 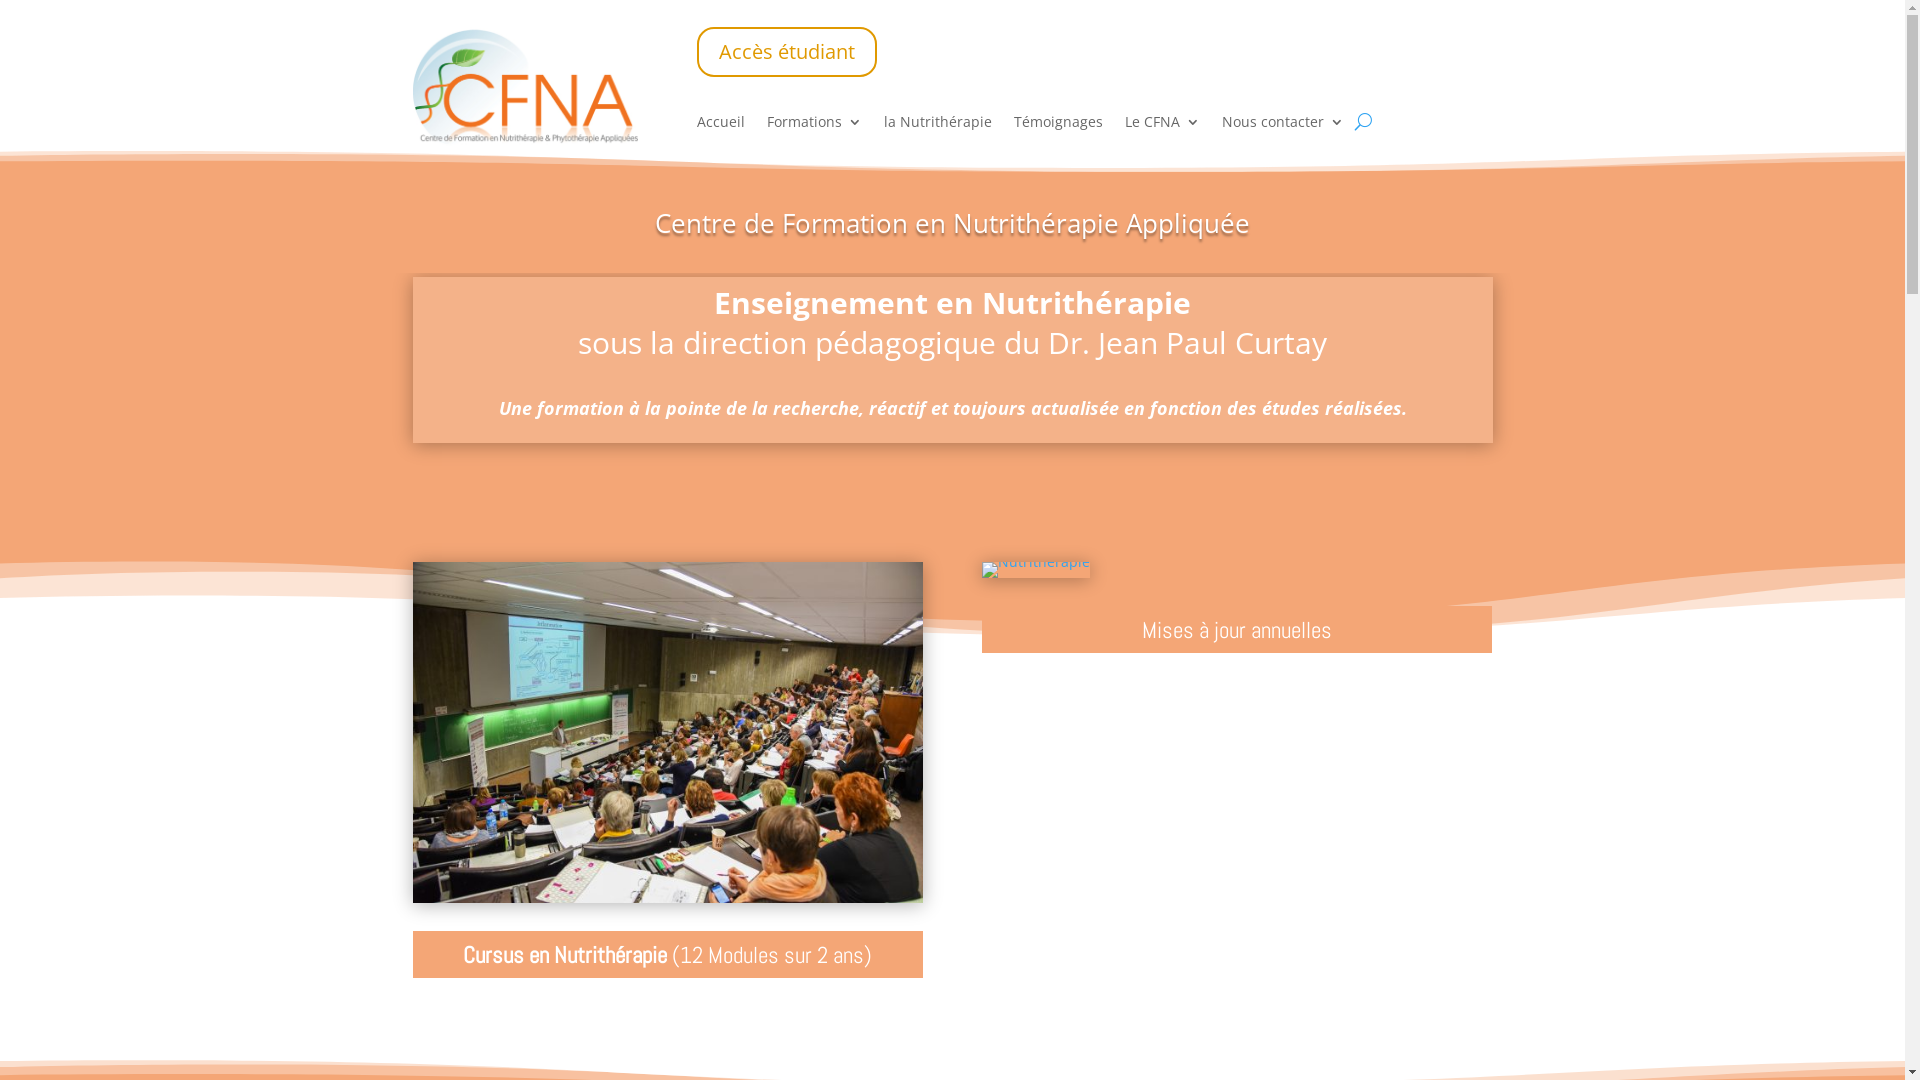 What do you see at coordinates (720, 126) in the screenshot?
I see `'Accueil'` at bounding box center [720, 126].